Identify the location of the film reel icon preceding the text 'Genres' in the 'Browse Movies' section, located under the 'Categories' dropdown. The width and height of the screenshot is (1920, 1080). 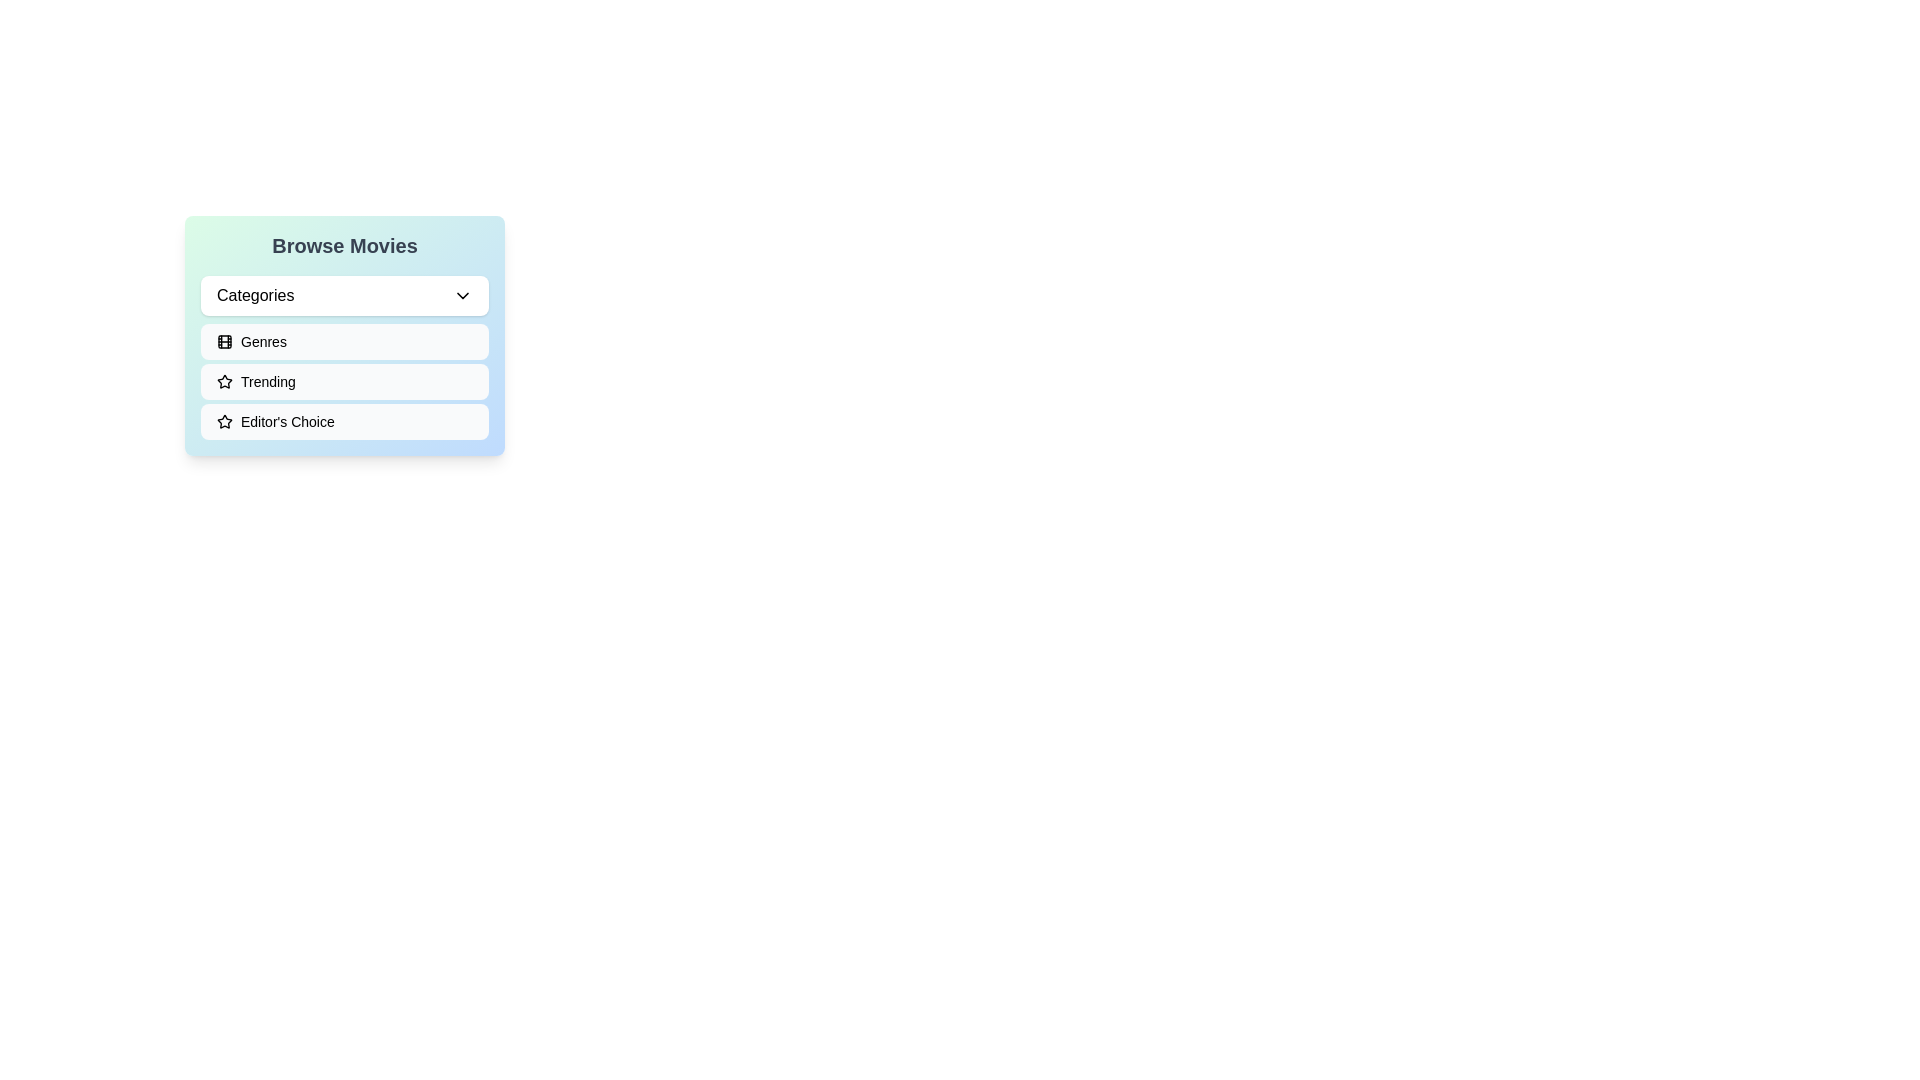
(225, 341).